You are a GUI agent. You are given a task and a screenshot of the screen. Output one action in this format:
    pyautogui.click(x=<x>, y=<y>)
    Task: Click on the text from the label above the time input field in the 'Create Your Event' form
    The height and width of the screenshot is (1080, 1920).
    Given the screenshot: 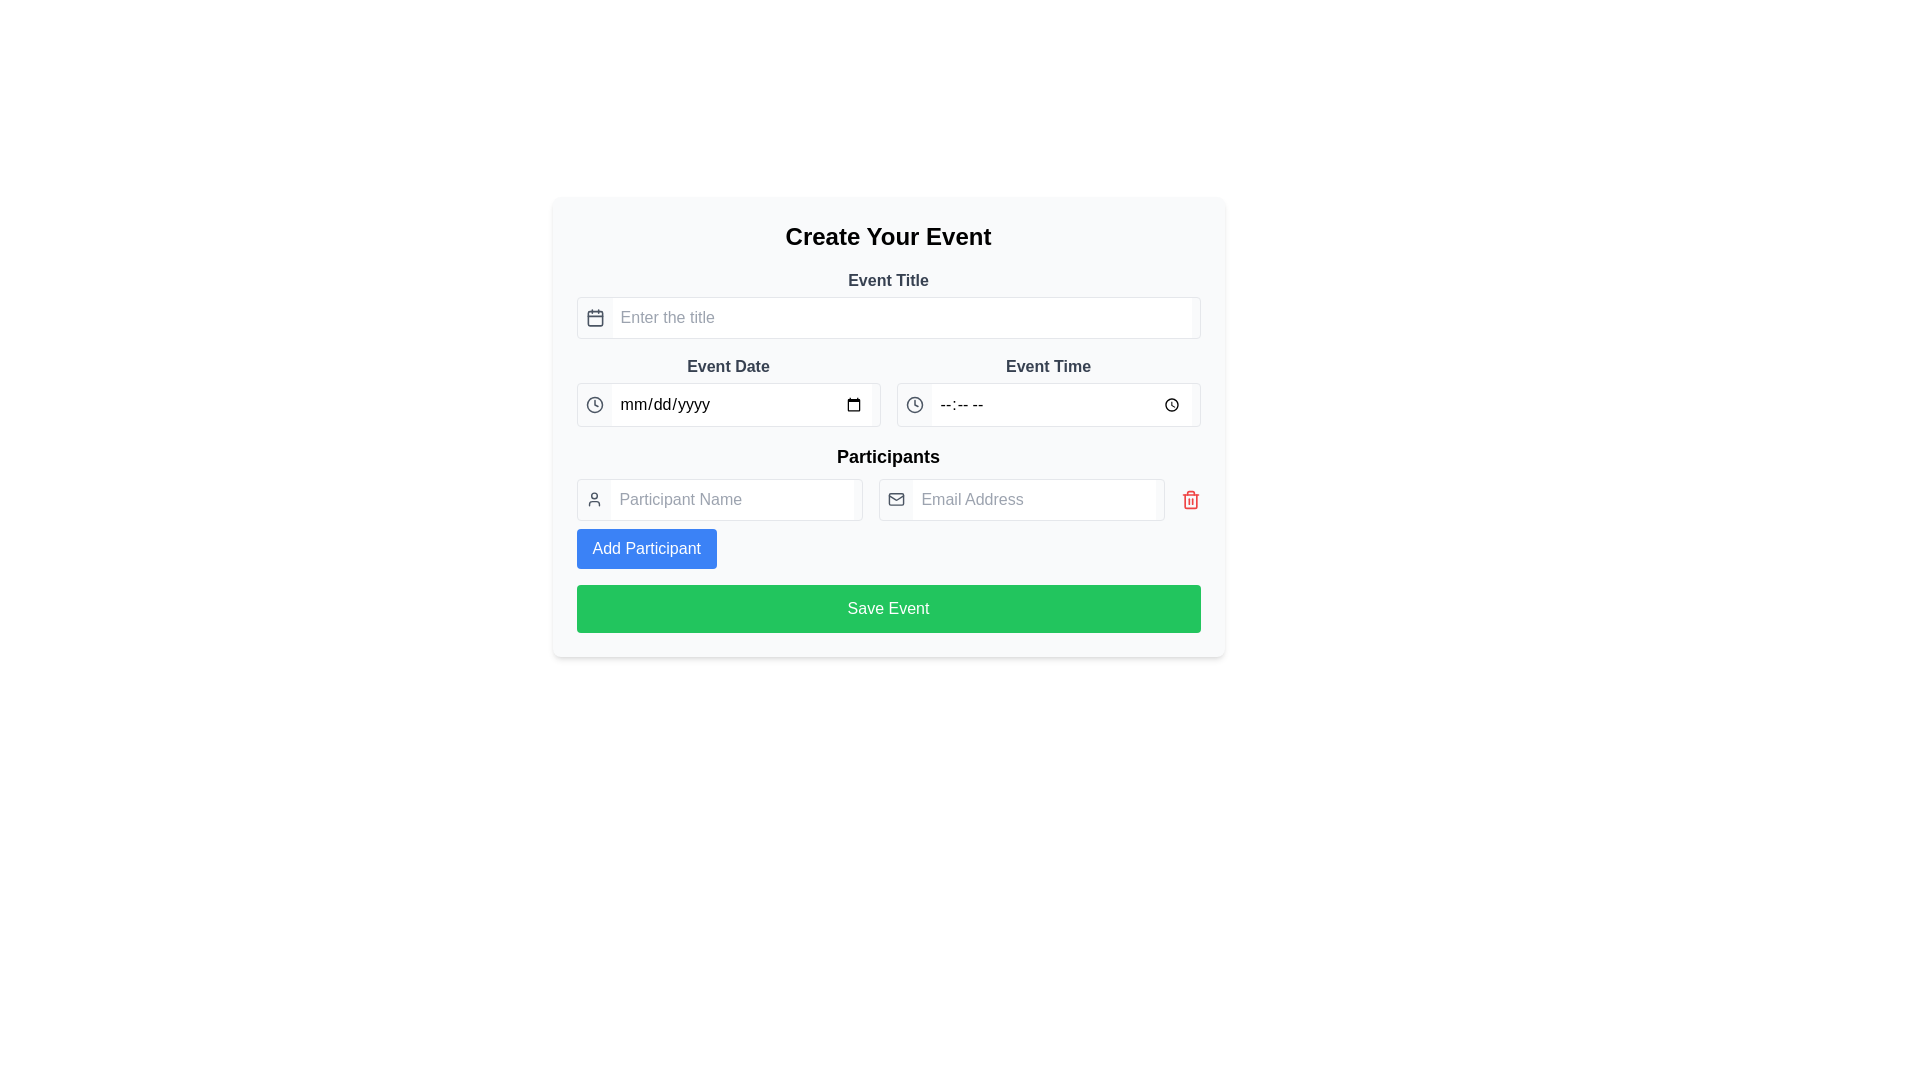 What is the action you would take?
    pyautogui.click(x=1047, y=366)
    